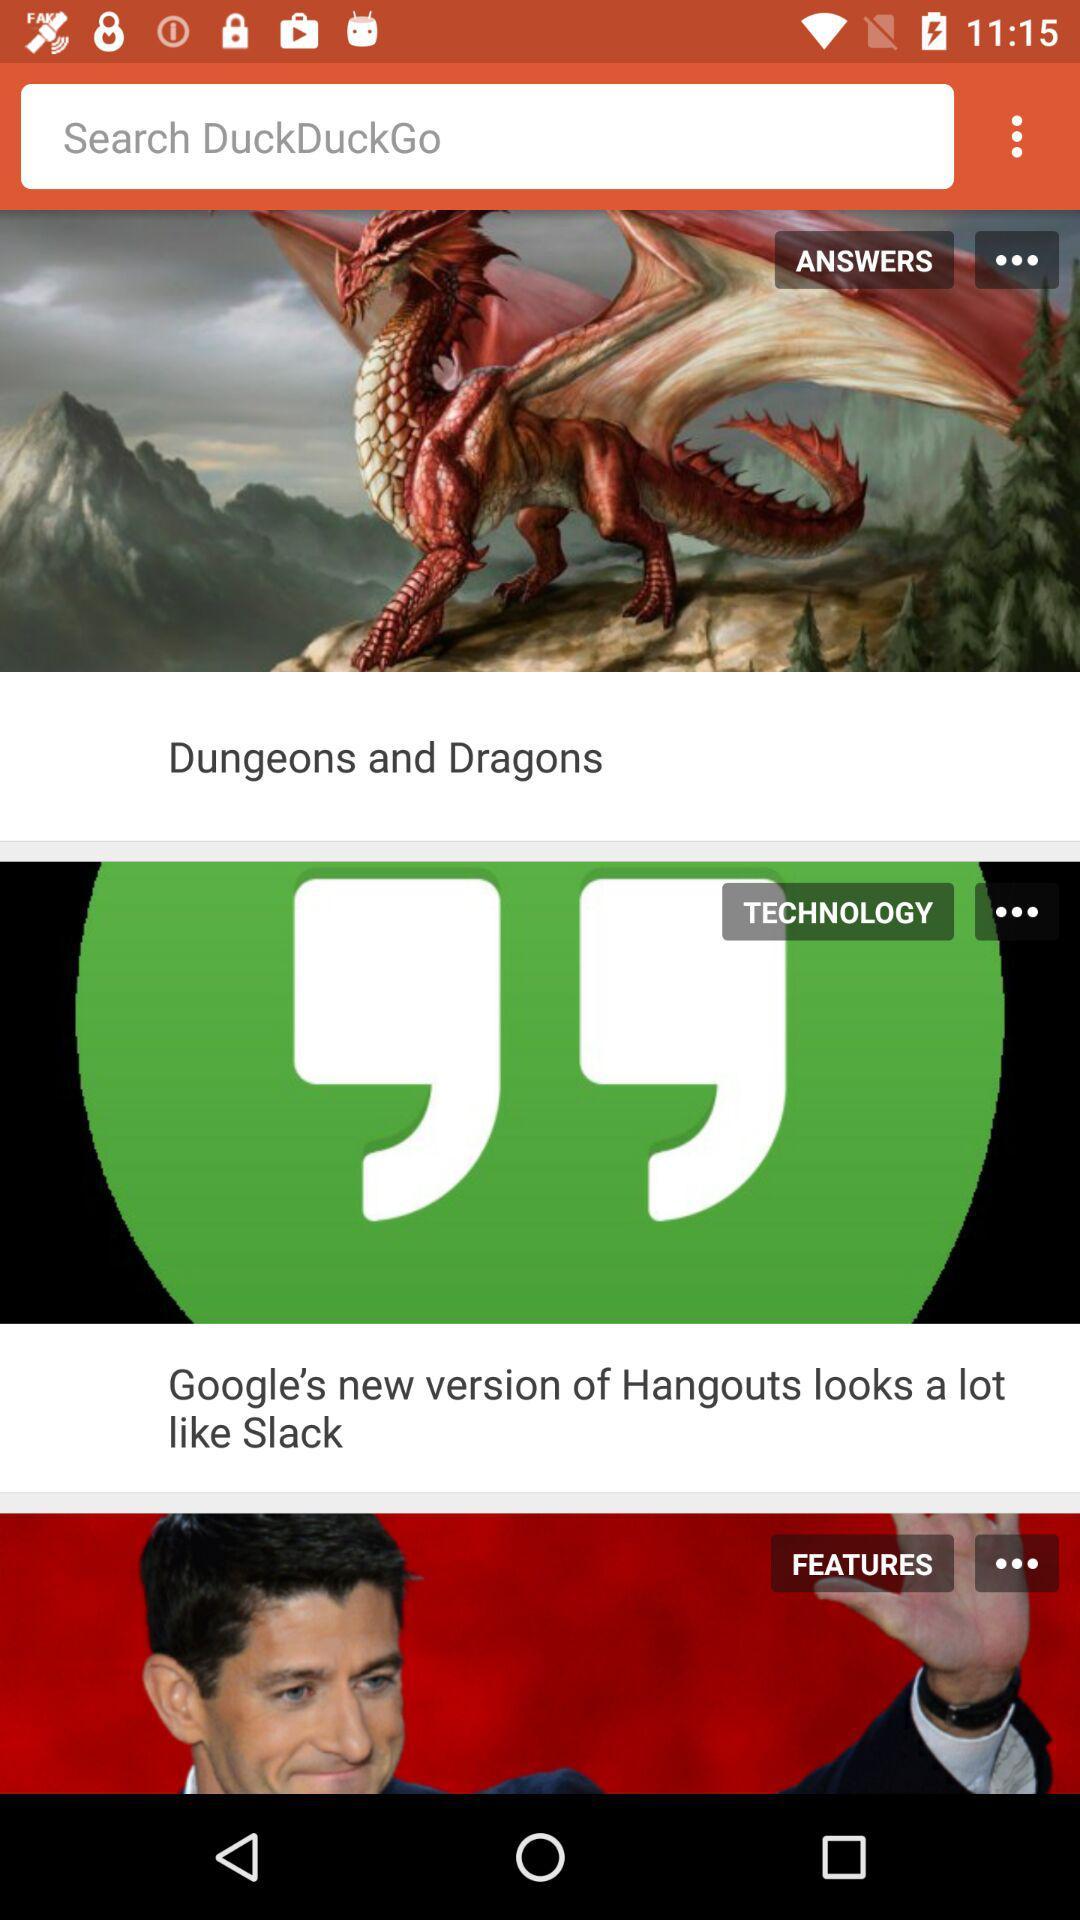  I want to click on the article, so click(83, 1406).